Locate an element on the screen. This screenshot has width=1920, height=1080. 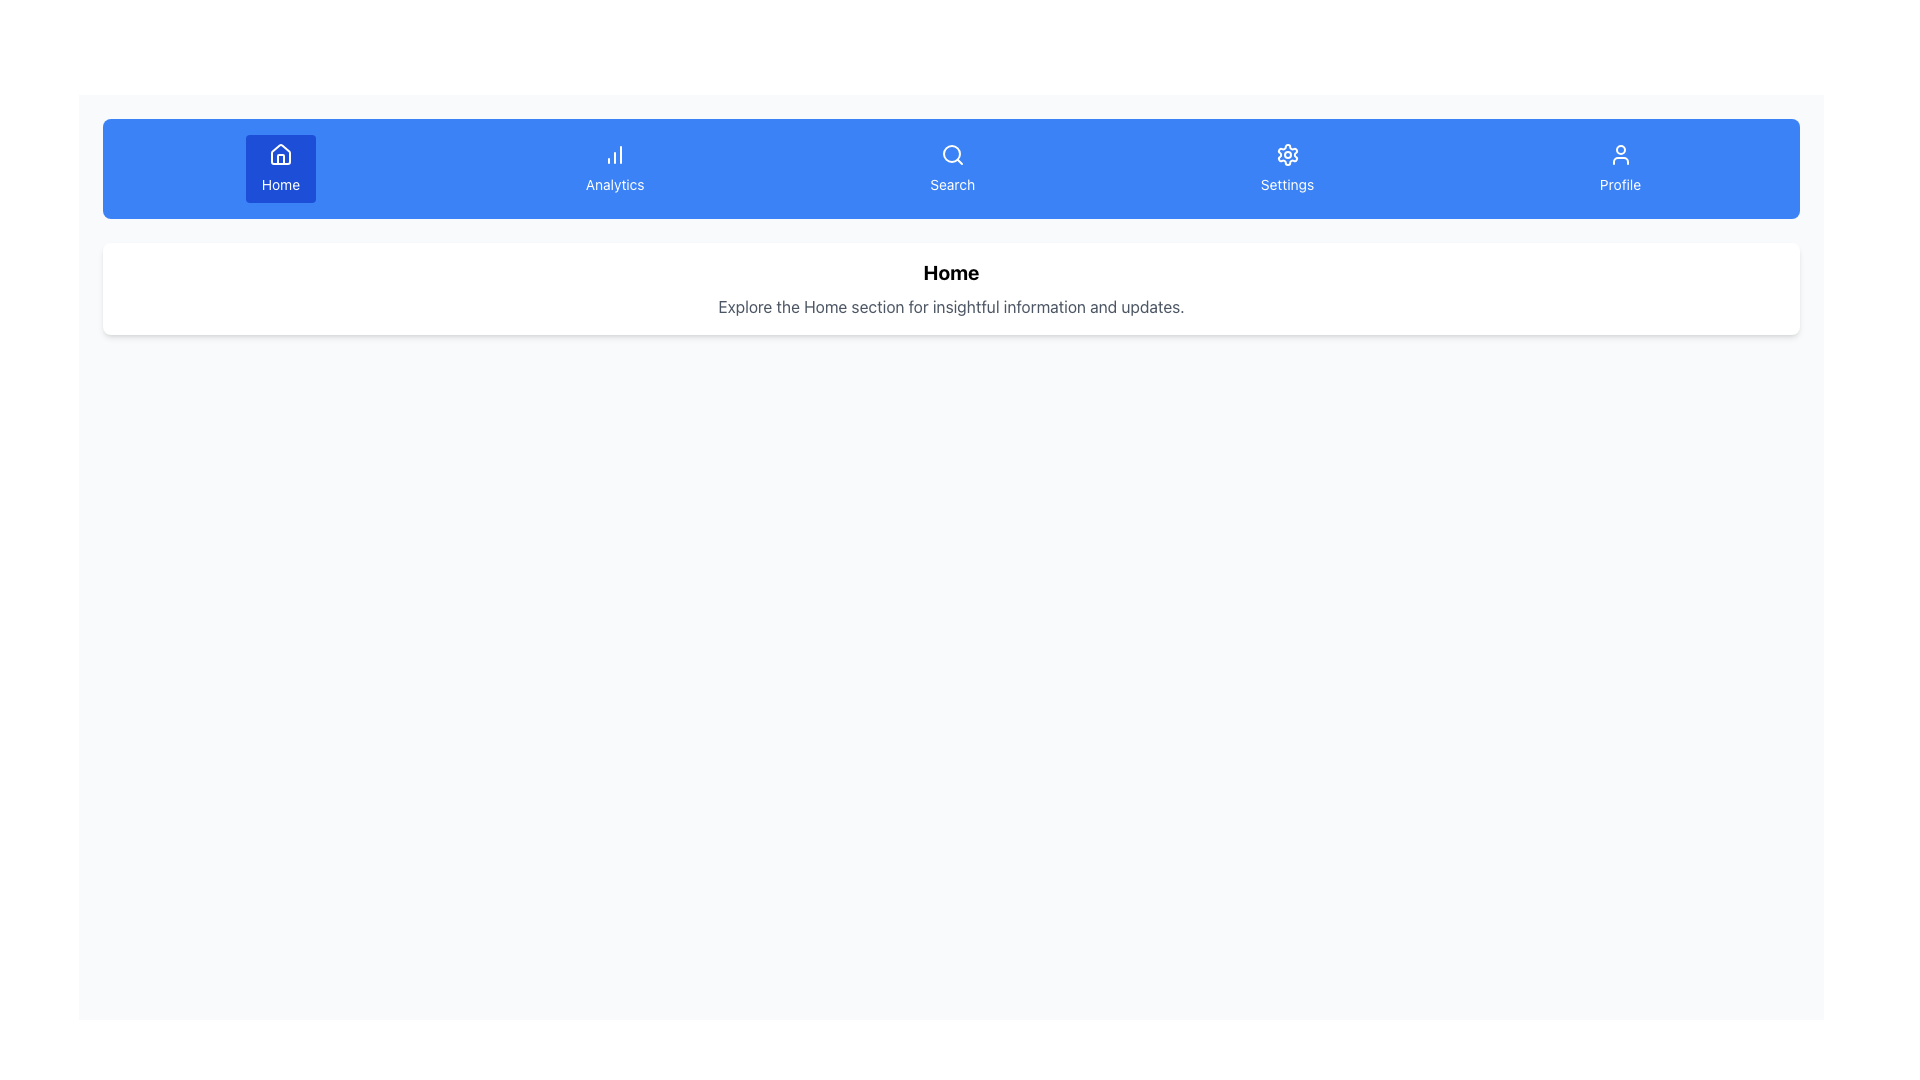
the 'Search' button with a blue background, located centrally in the navigation bar between 'Analytics' and 'Settings', to invoke the search functionality is located at coordinates (951, 168).